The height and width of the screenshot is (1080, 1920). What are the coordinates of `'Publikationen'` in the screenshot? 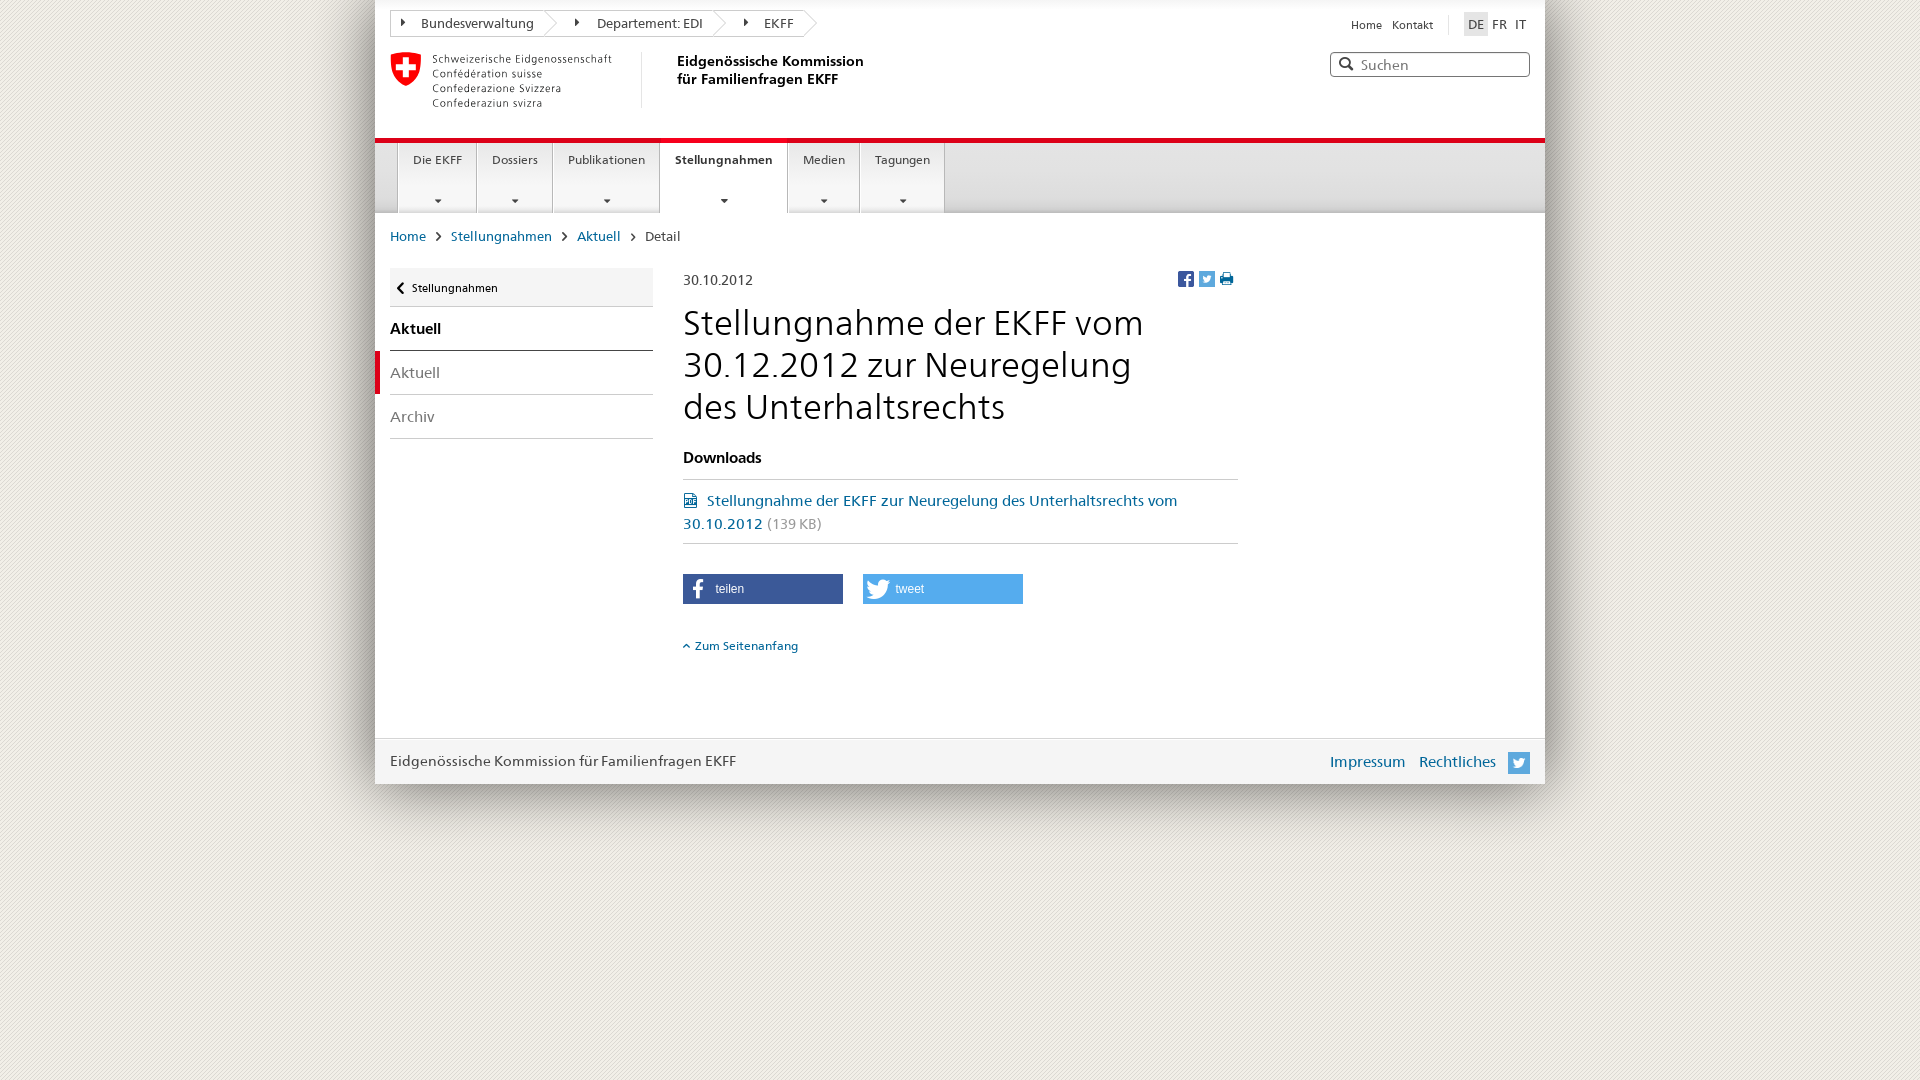 It's located at (605, 176).